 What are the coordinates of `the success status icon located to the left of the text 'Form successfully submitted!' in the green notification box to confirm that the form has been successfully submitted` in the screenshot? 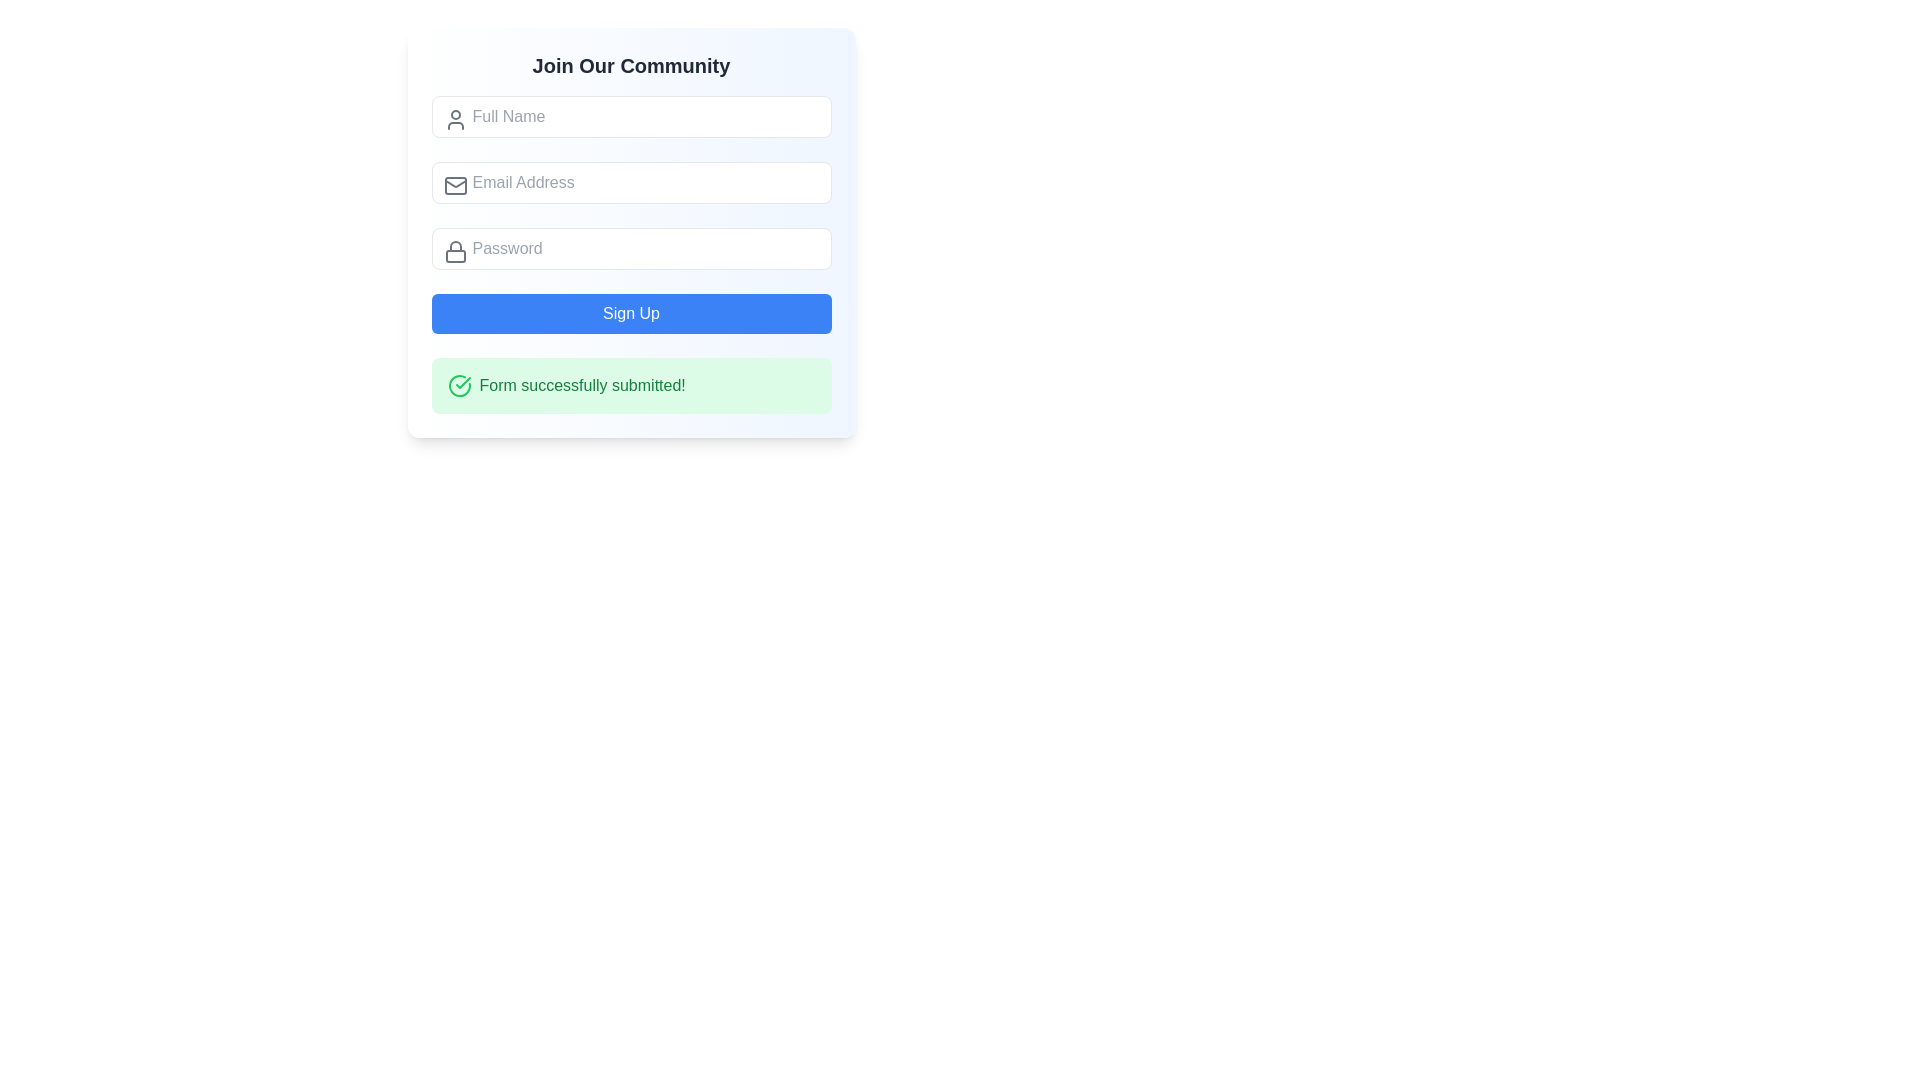 It's located at (461, 382).